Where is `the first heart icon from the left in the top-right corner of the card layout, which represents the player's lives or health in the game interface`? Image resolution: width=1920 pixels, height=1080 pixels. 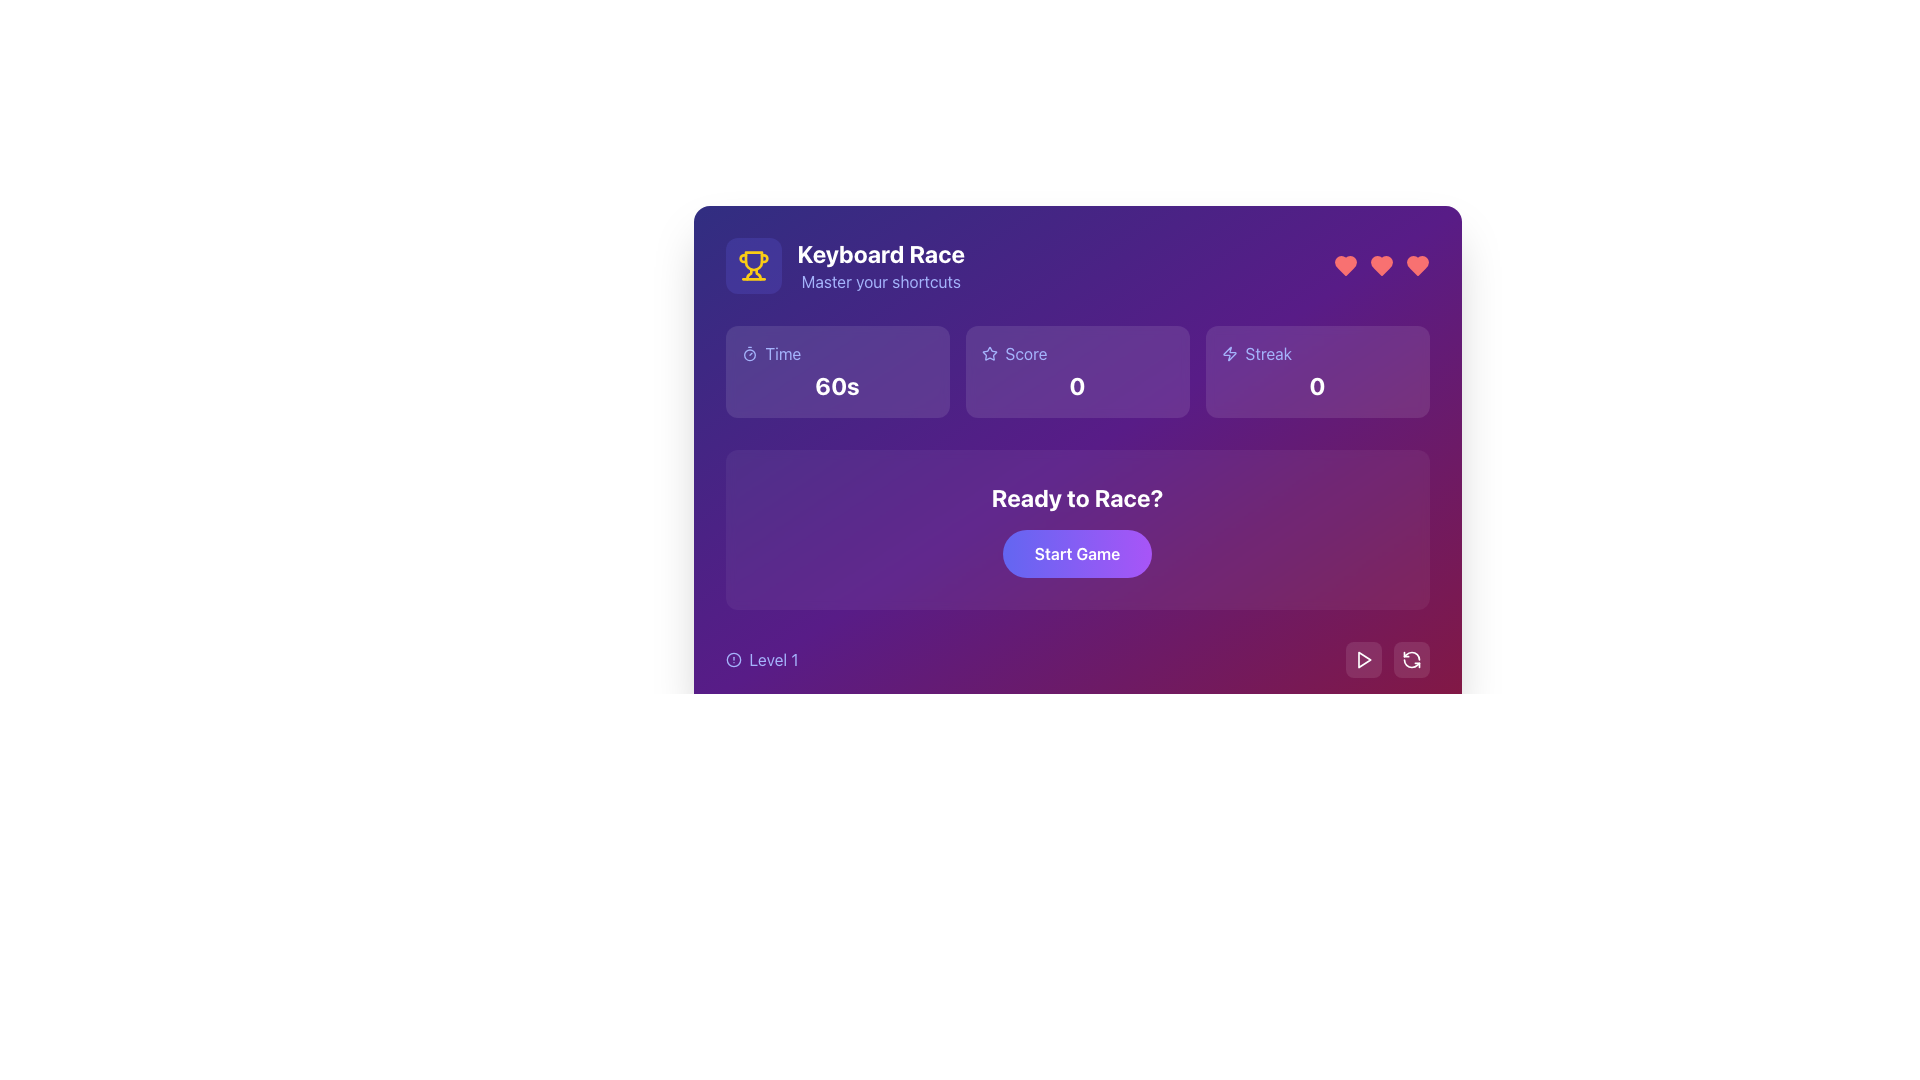
the first heart icon from the left in the top-right corner of the card layout, which represents the player's lives or health in the game interface is located at coordinates (1345, 265).